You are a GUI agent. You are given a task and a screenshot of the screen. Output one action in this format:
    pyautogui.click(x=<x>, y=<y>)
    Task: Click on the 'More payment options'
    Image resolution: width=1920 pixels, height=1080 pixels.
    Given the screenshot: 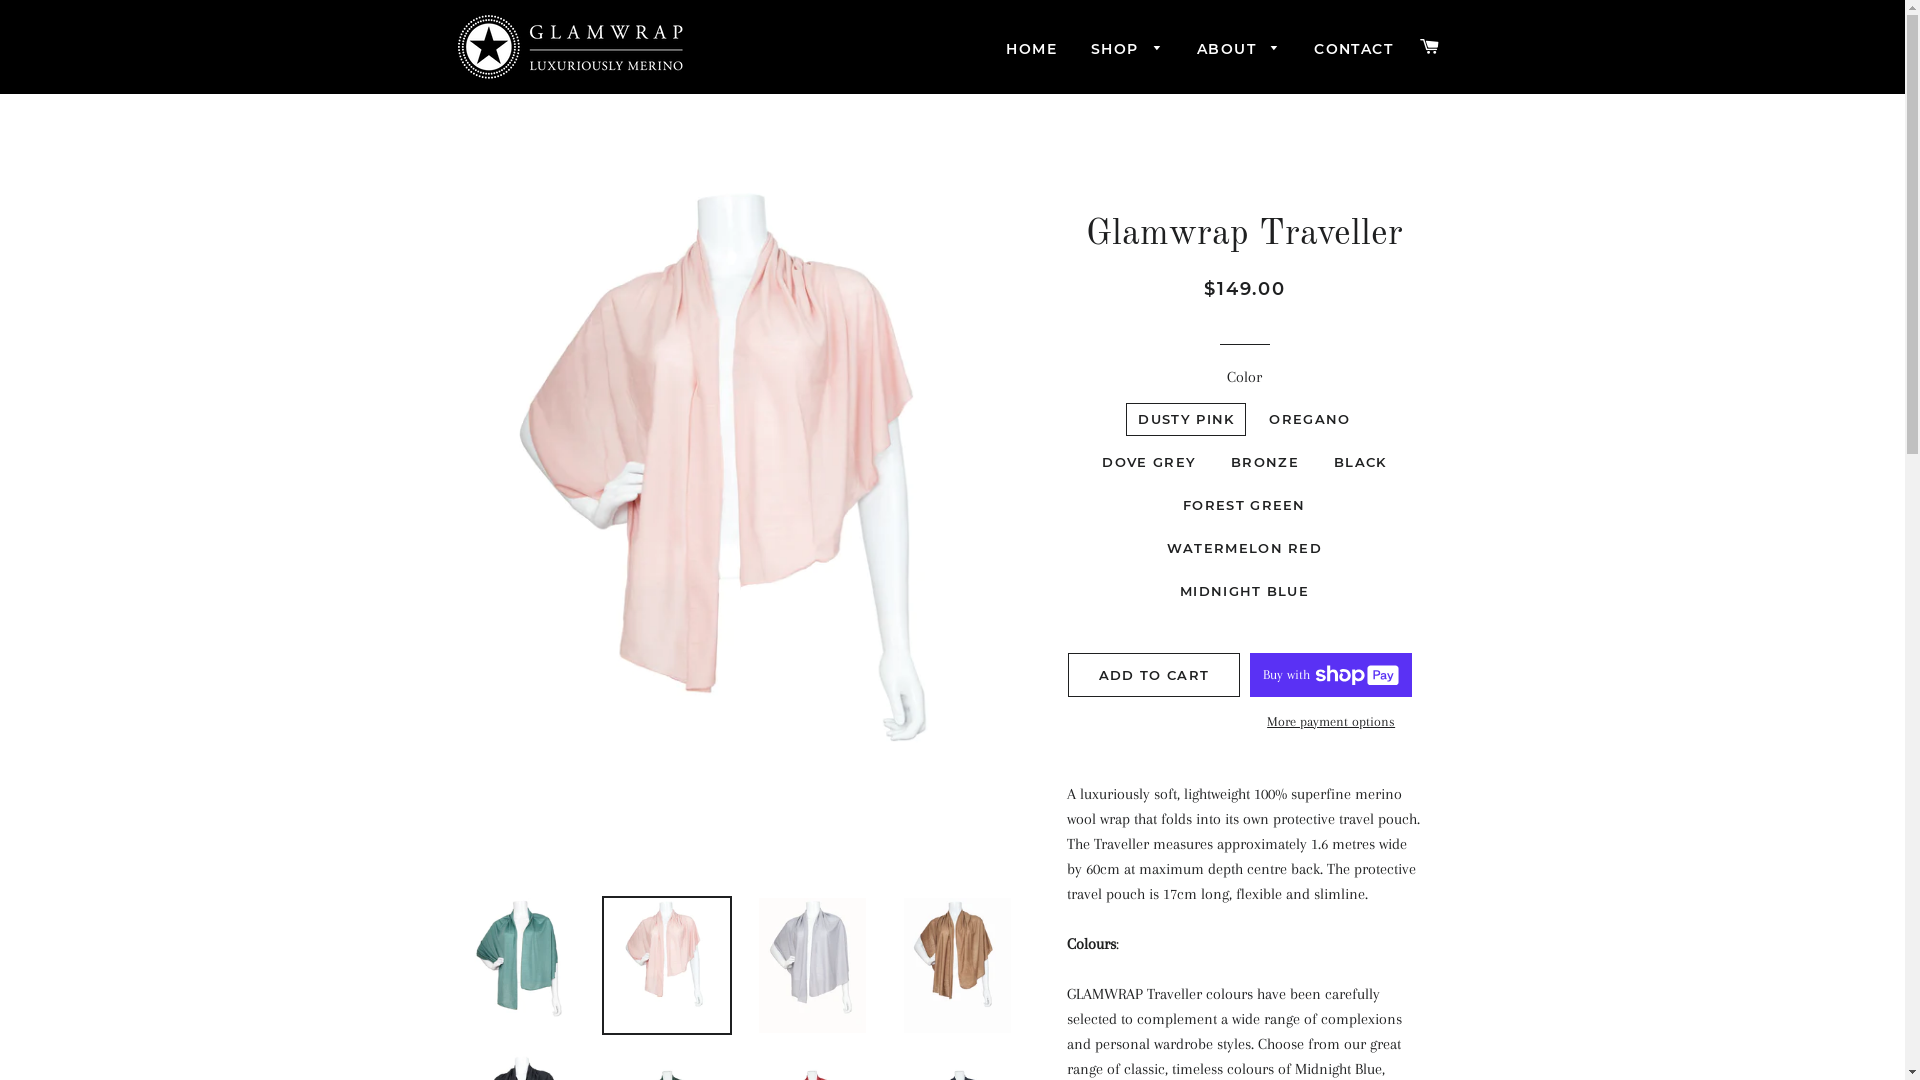 What is the action you would take?
    pyautogui.click(x=1330, y=721)
    